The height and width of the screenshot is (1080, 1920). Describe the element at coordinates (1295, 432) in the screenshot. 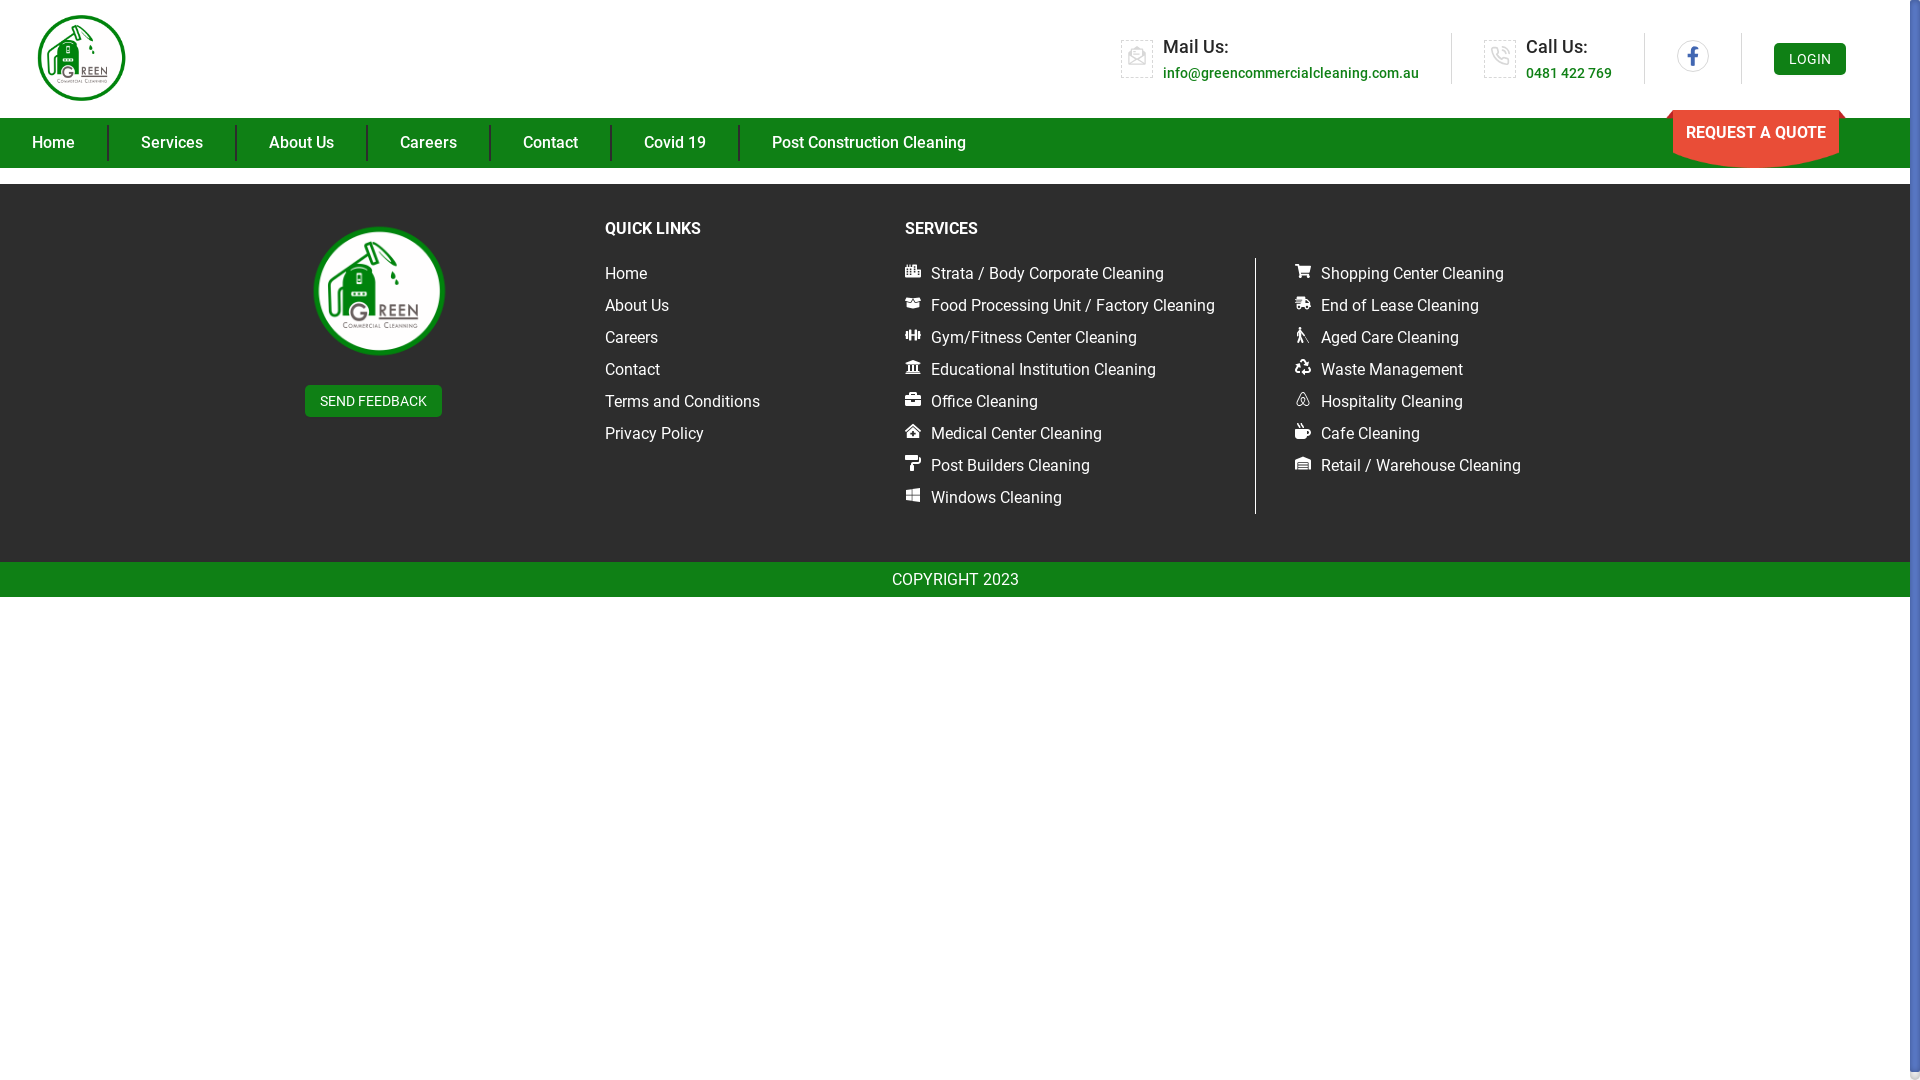

I see `'Cafe Cleaning'` at that location.